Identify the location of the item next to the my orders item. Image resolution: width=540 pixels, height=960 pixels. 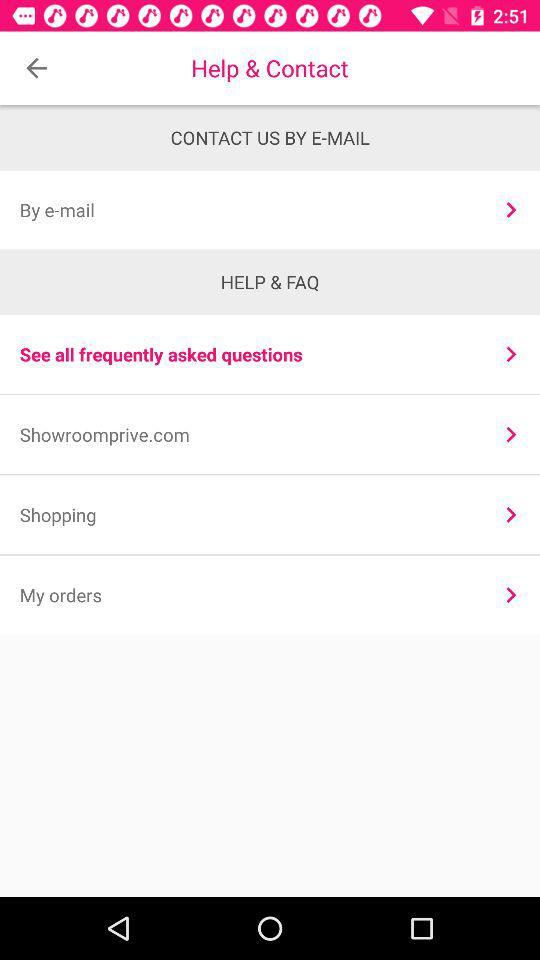
(511, 595).